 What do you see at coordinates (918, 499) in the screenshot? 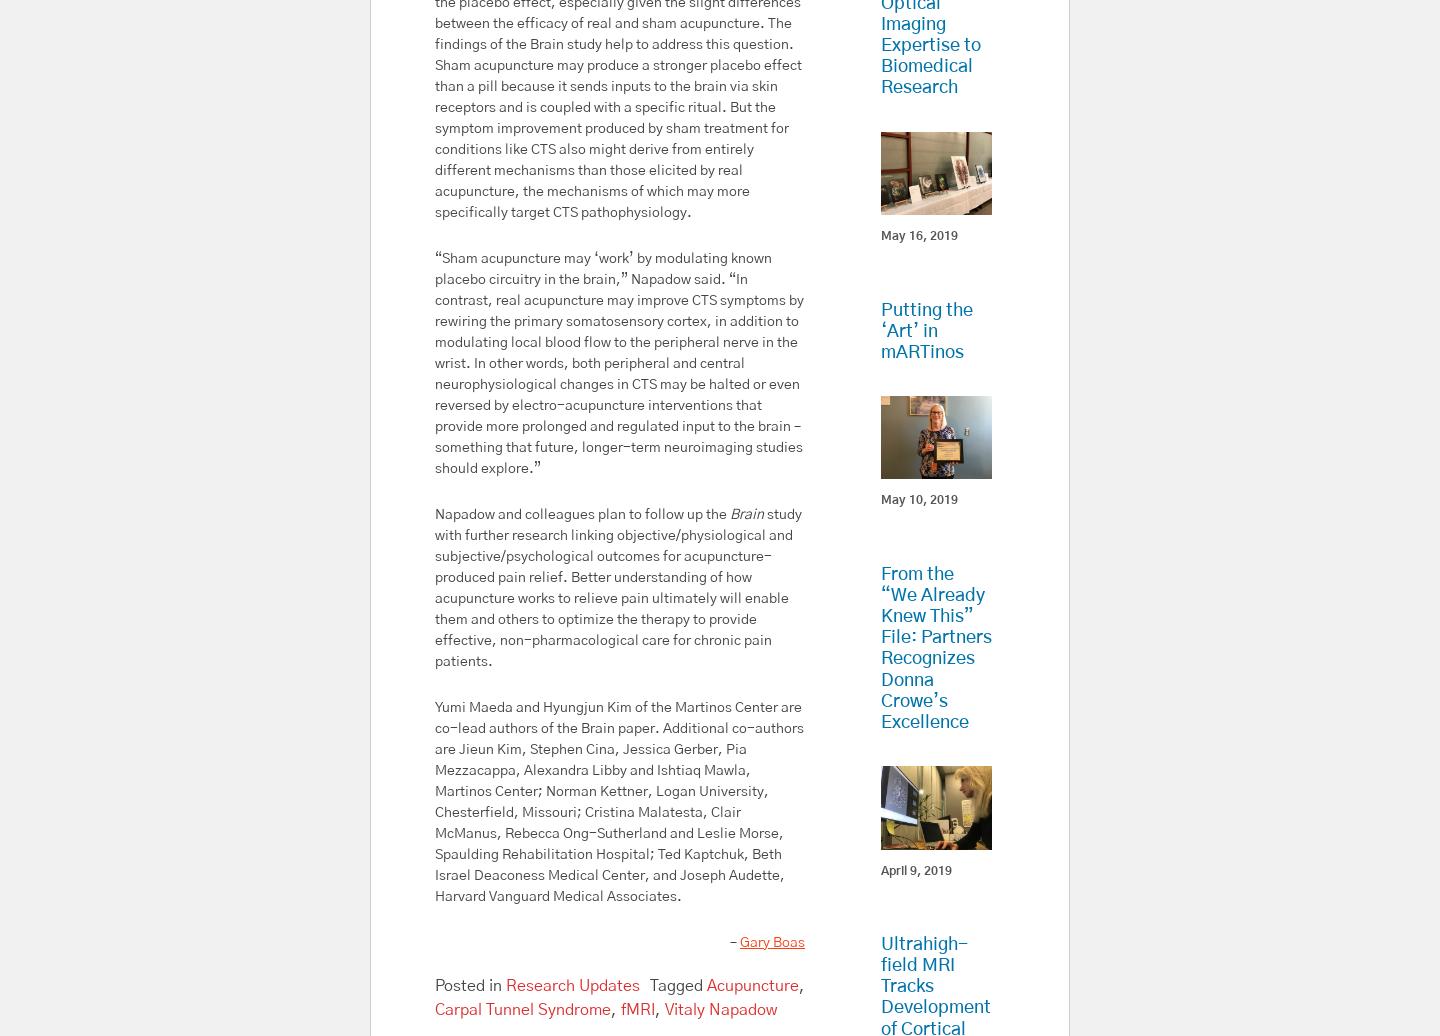
I see `'May 10, 2019'` at bounding box center [918, 499].